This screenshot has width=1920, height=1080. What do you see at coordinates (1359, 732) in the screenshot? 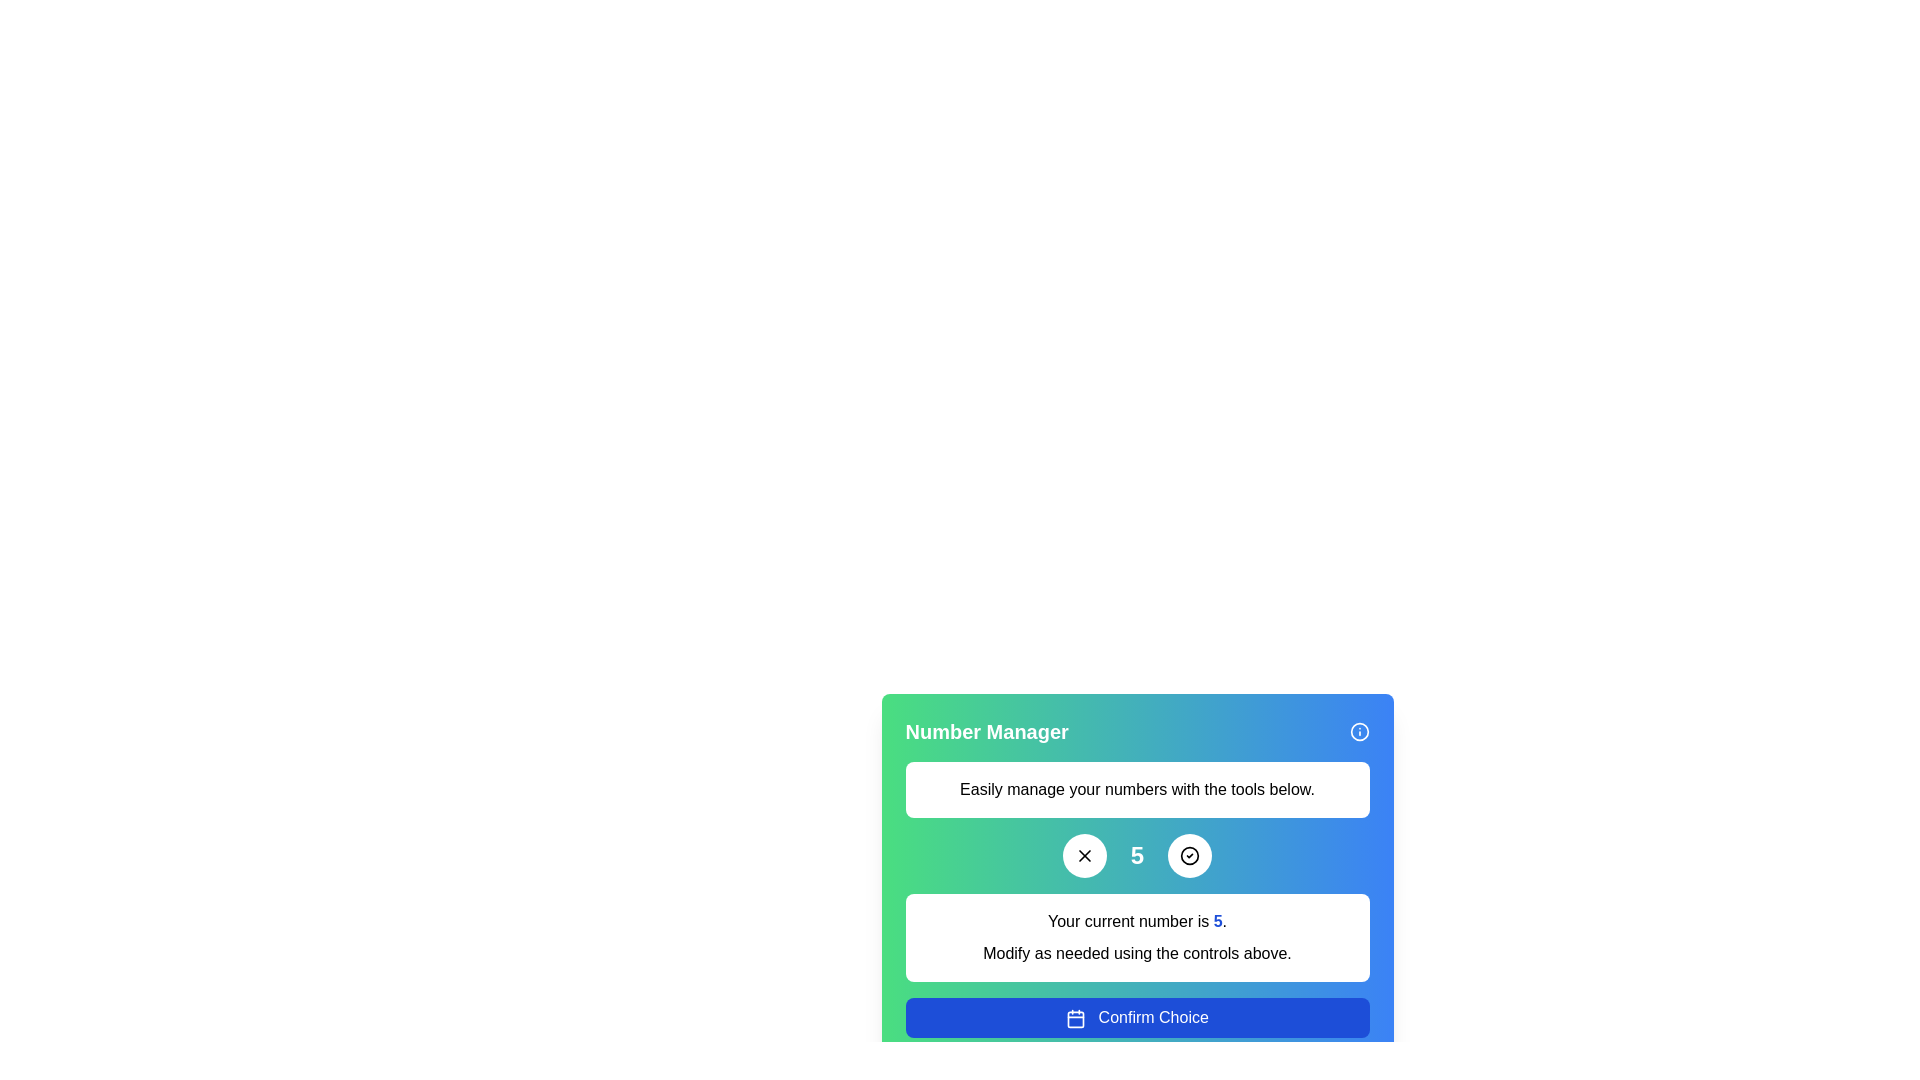
I see `the informational icon button located` at bounding box center [1359, 732].